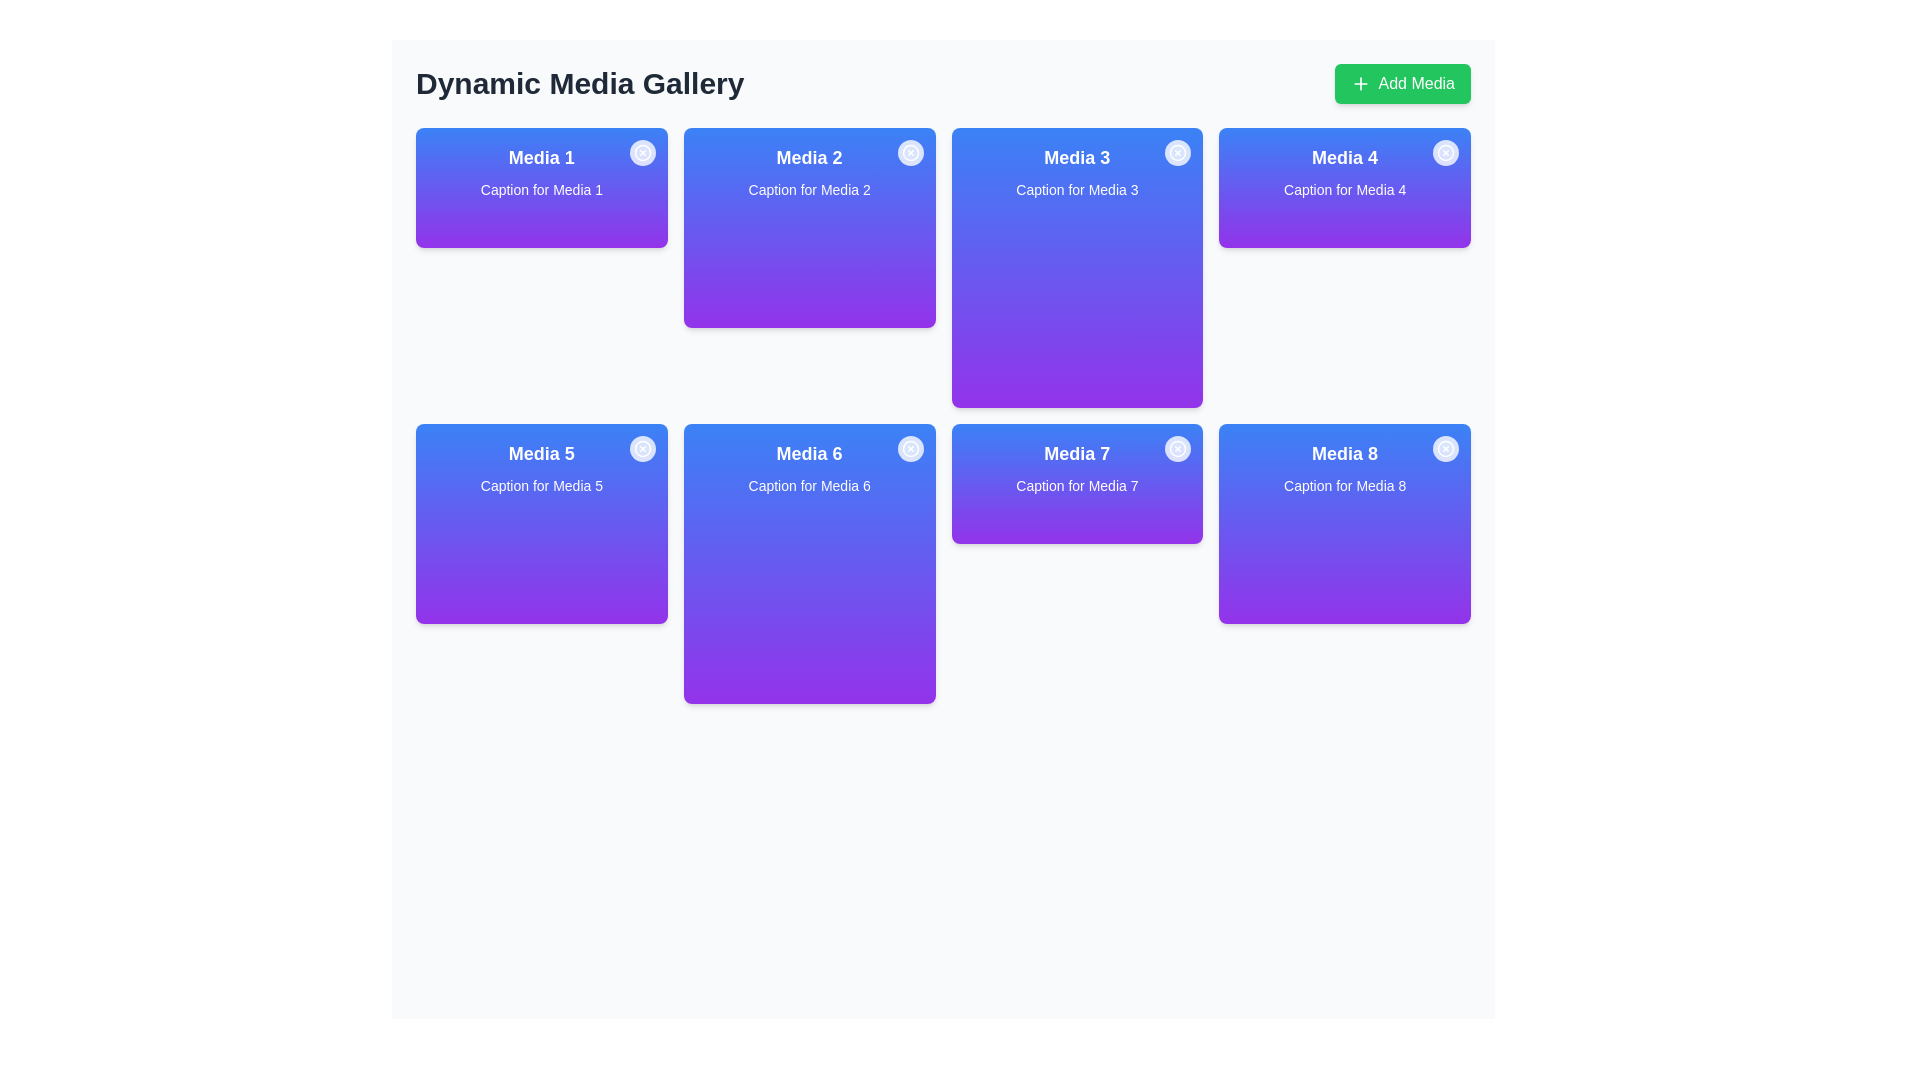 This screenshot has height=1080, width=1920. I want to click on the close button located at the top-right corner of the 'Media 1' card, so click(642, 152).